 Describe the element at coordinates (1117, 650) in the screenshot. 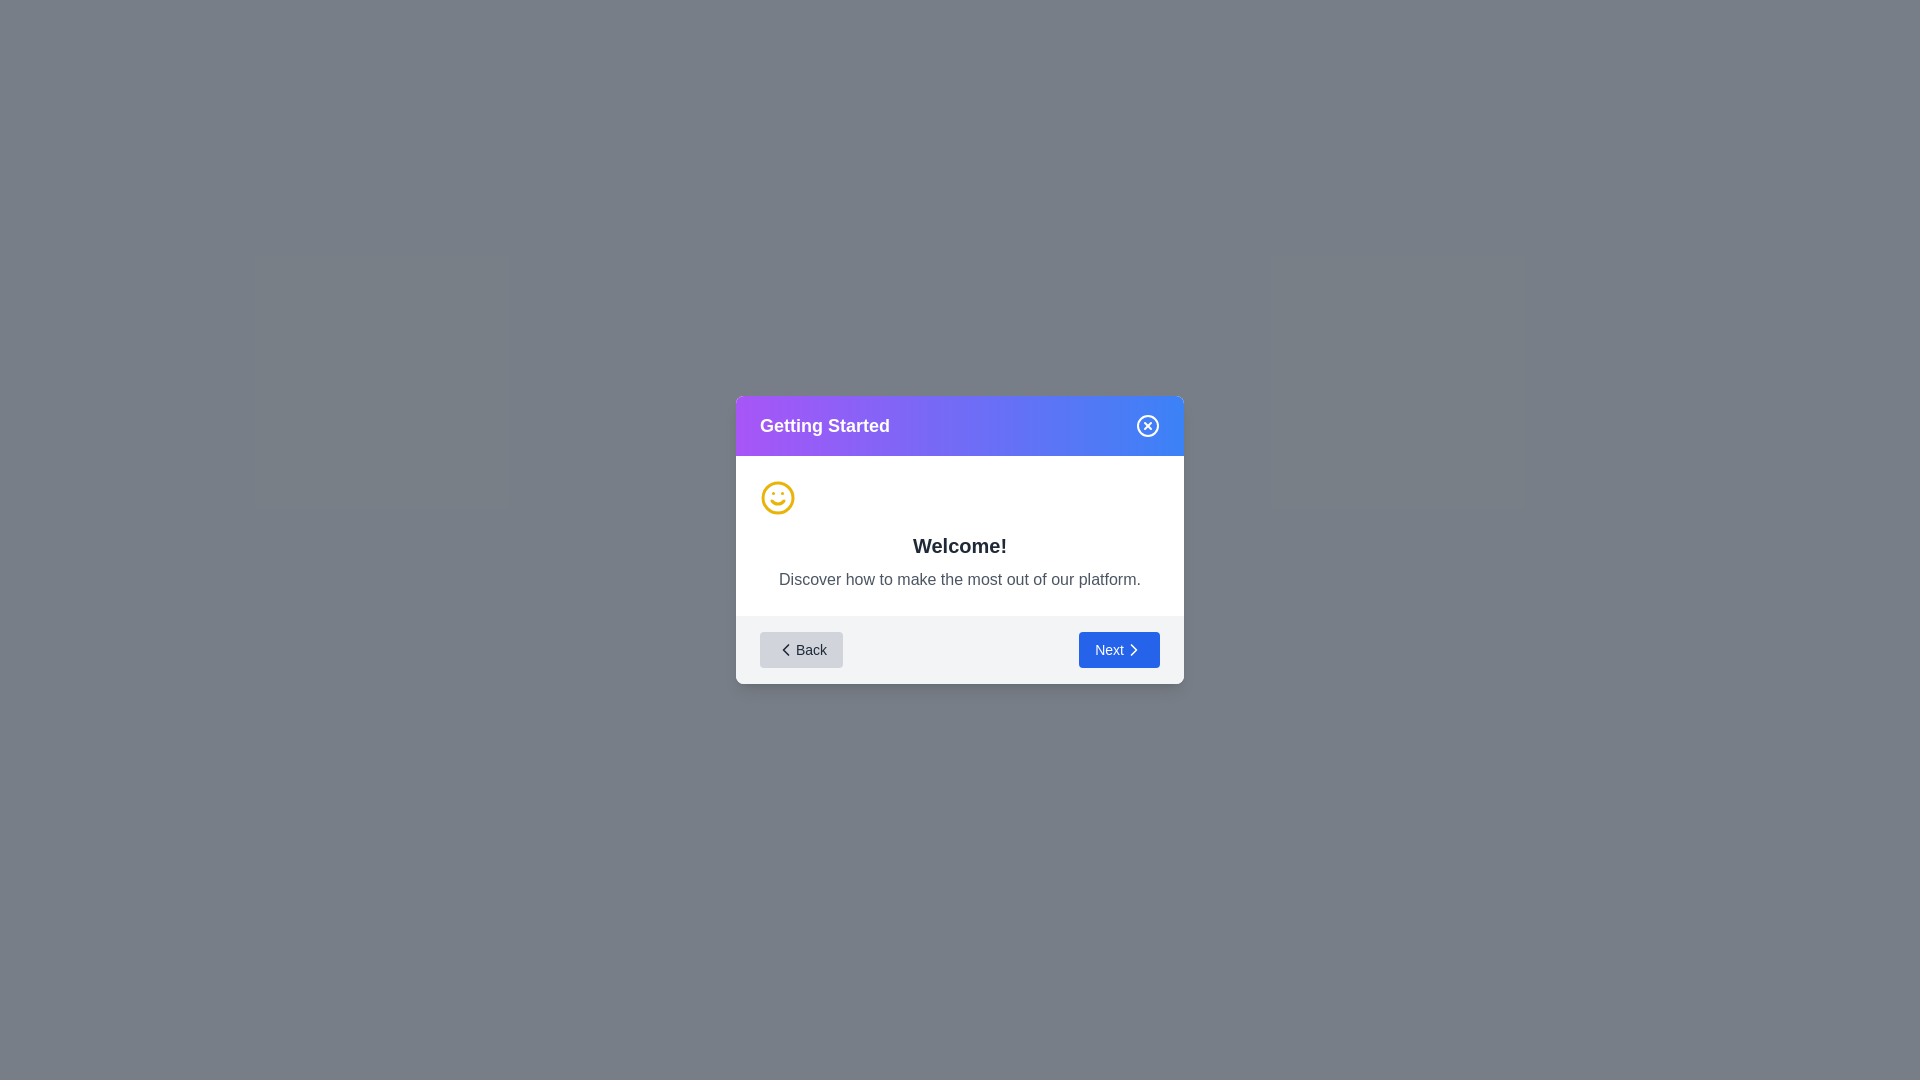

I see `the 'Next' navigation button located at the bottom-right corner of the dialog box to advance to the next step` at that location.